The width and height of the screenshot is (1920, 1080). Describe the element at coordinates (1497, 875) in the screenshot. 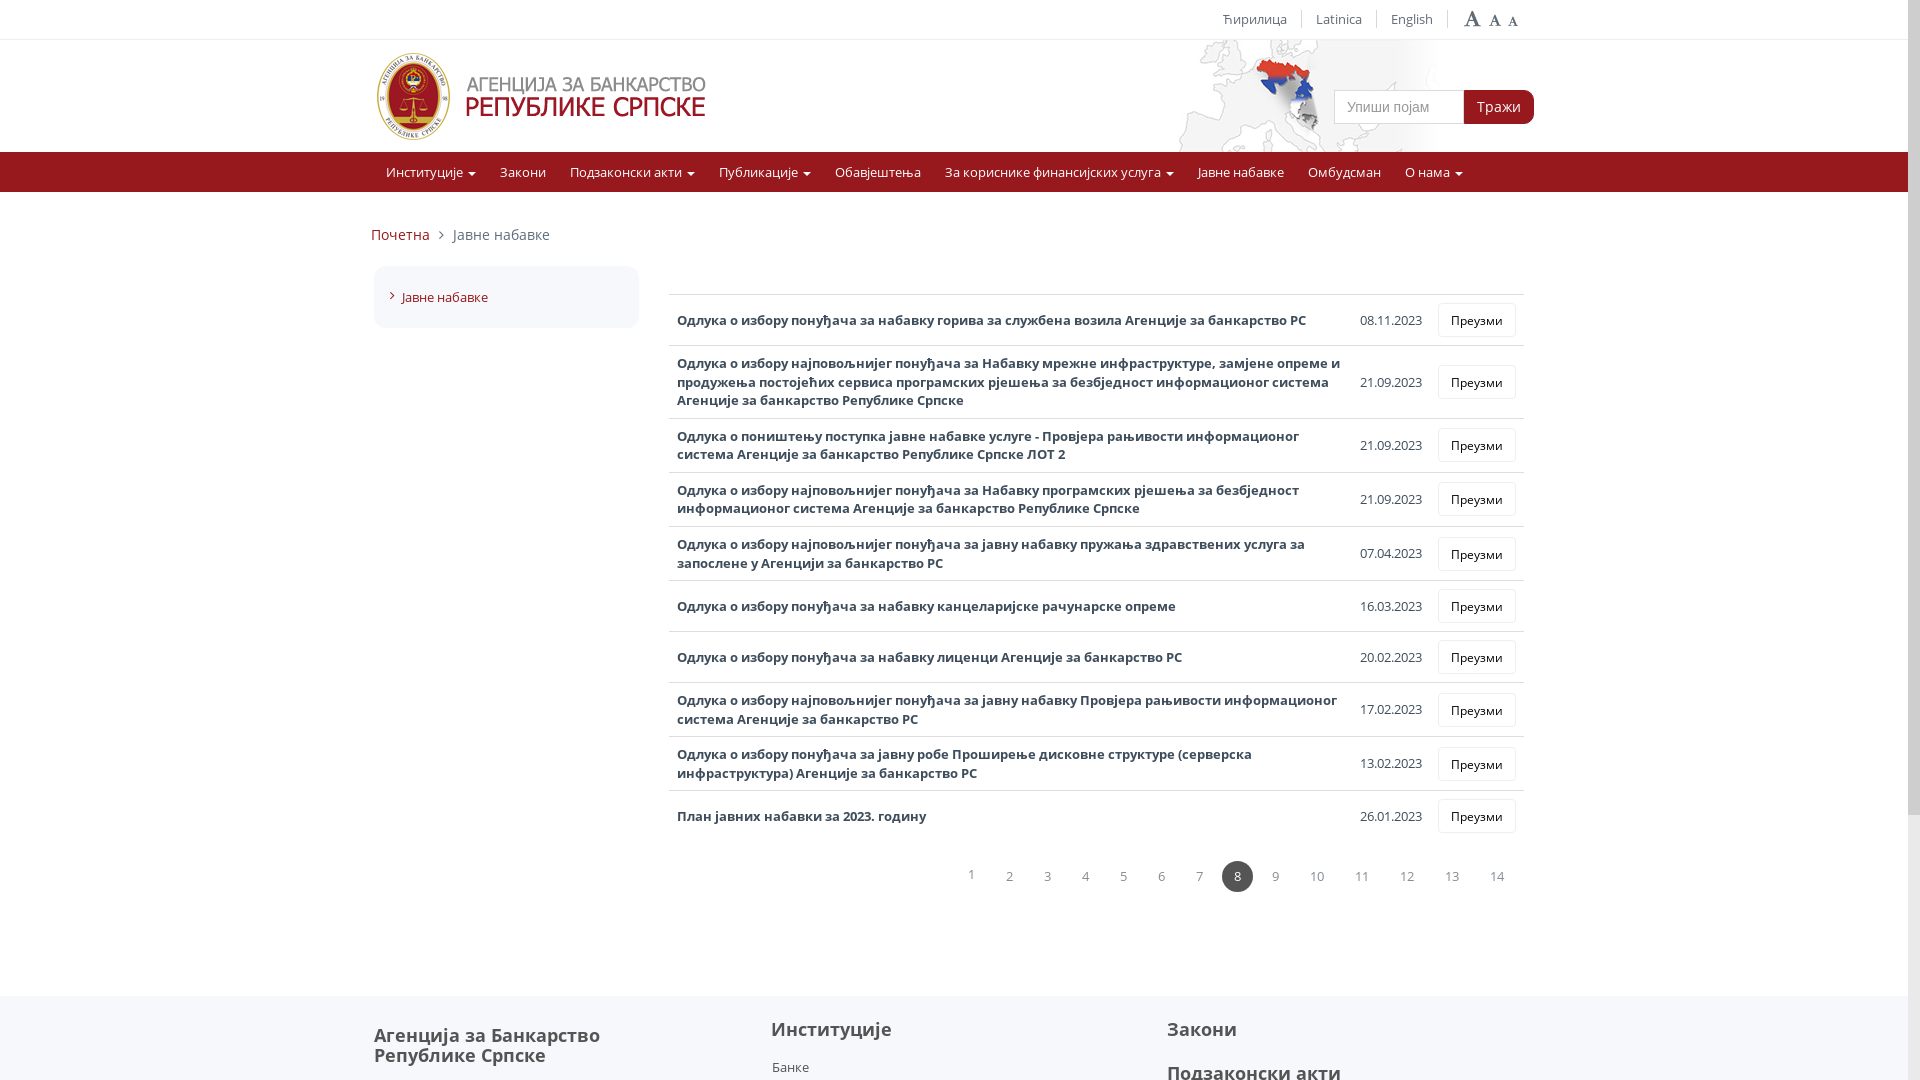

I see `'14'` at that location.